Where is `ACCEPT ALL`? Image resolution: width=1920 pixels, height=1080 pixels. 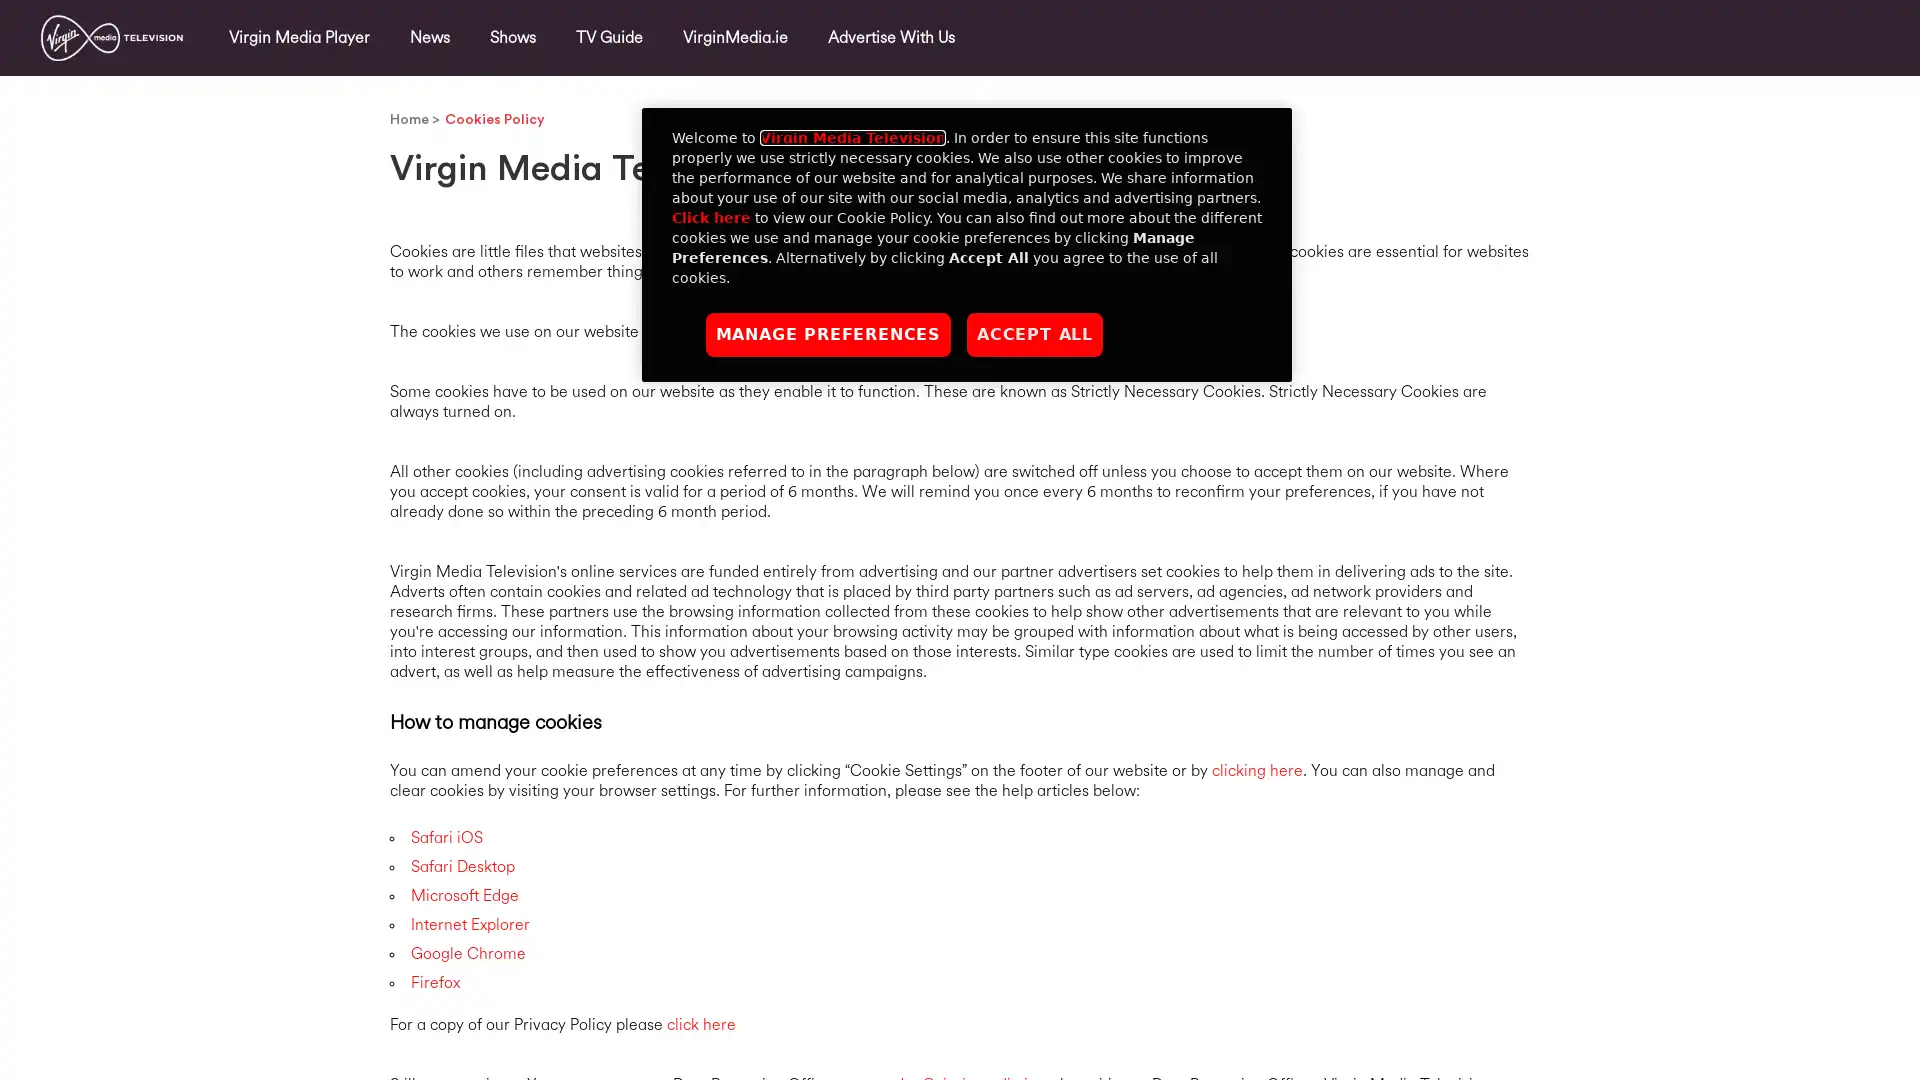 ACCEPT ALL is located at coordinates (1035, 334).